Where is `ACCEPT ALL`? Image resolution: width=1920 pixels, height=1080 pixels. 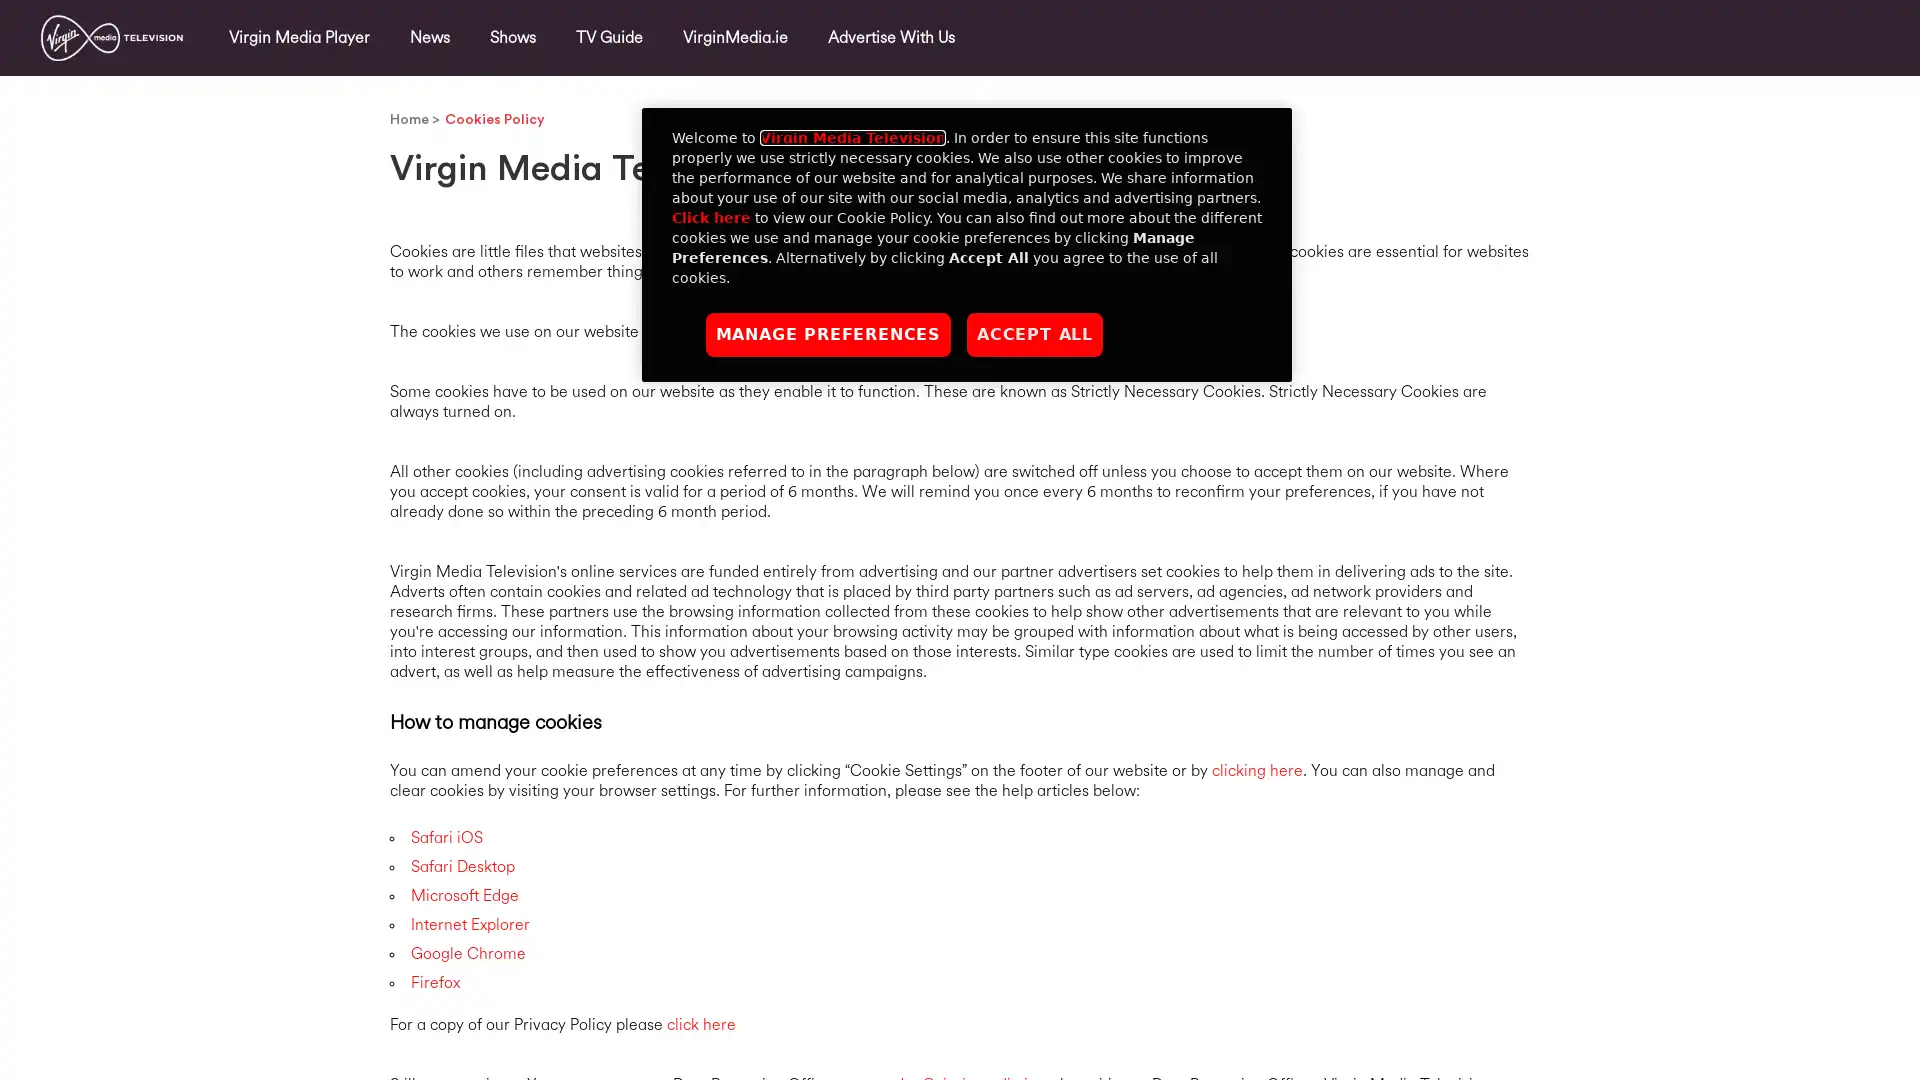 ACCEPT ALL is located at coordinates (1035, 334).